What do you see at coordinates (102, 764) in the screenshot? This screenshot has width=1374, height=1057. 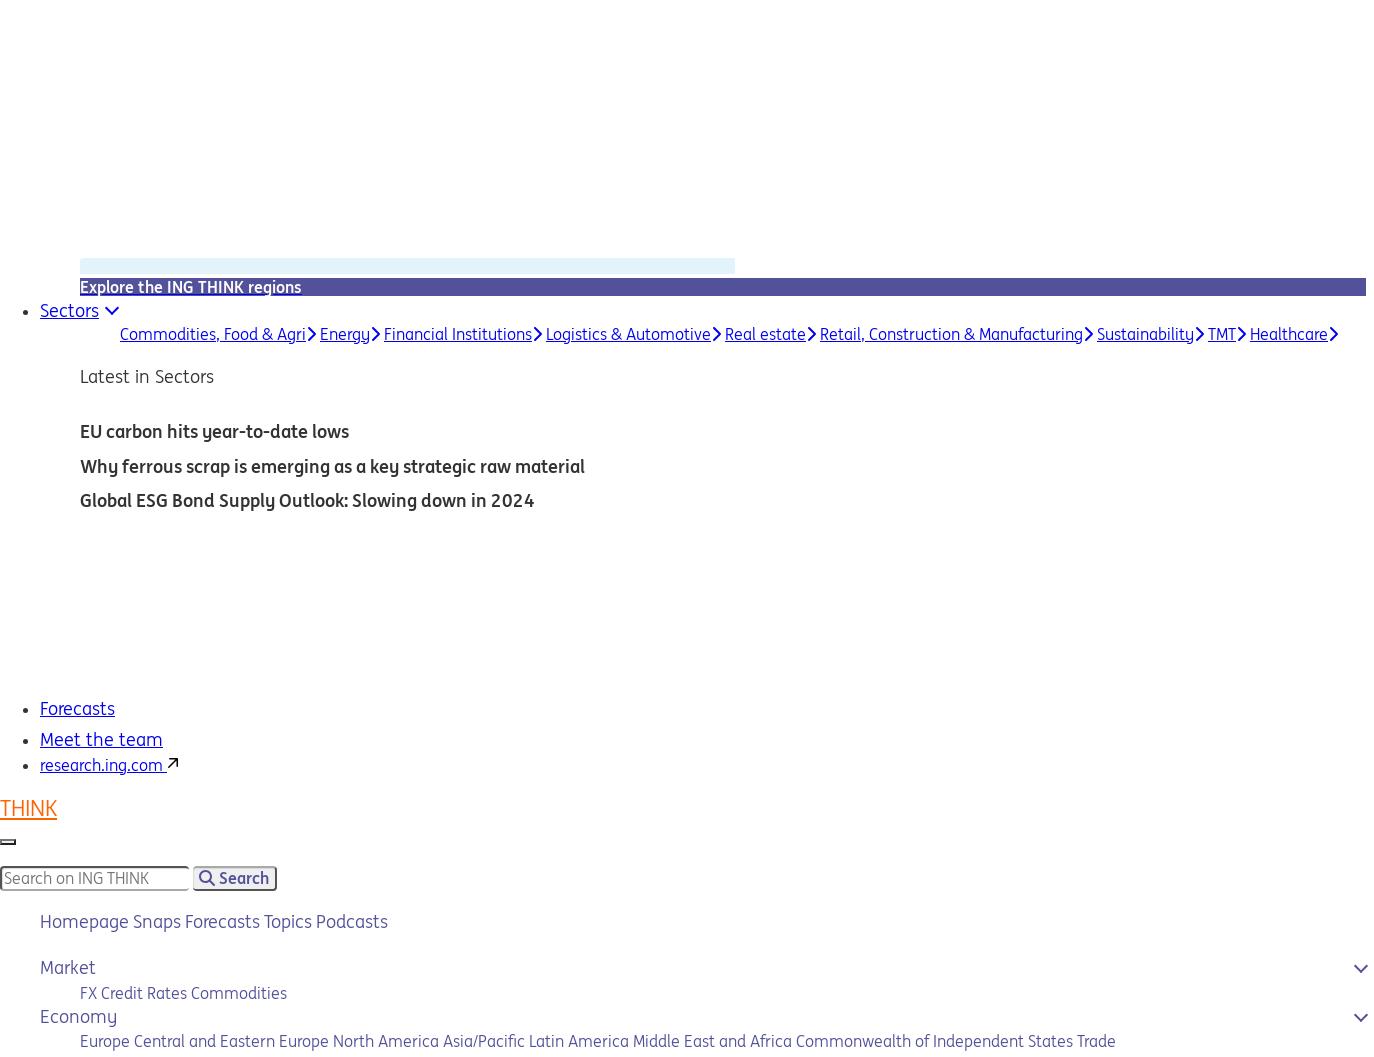 I see `'research.ing.com'` at bounding box center [102, 764].